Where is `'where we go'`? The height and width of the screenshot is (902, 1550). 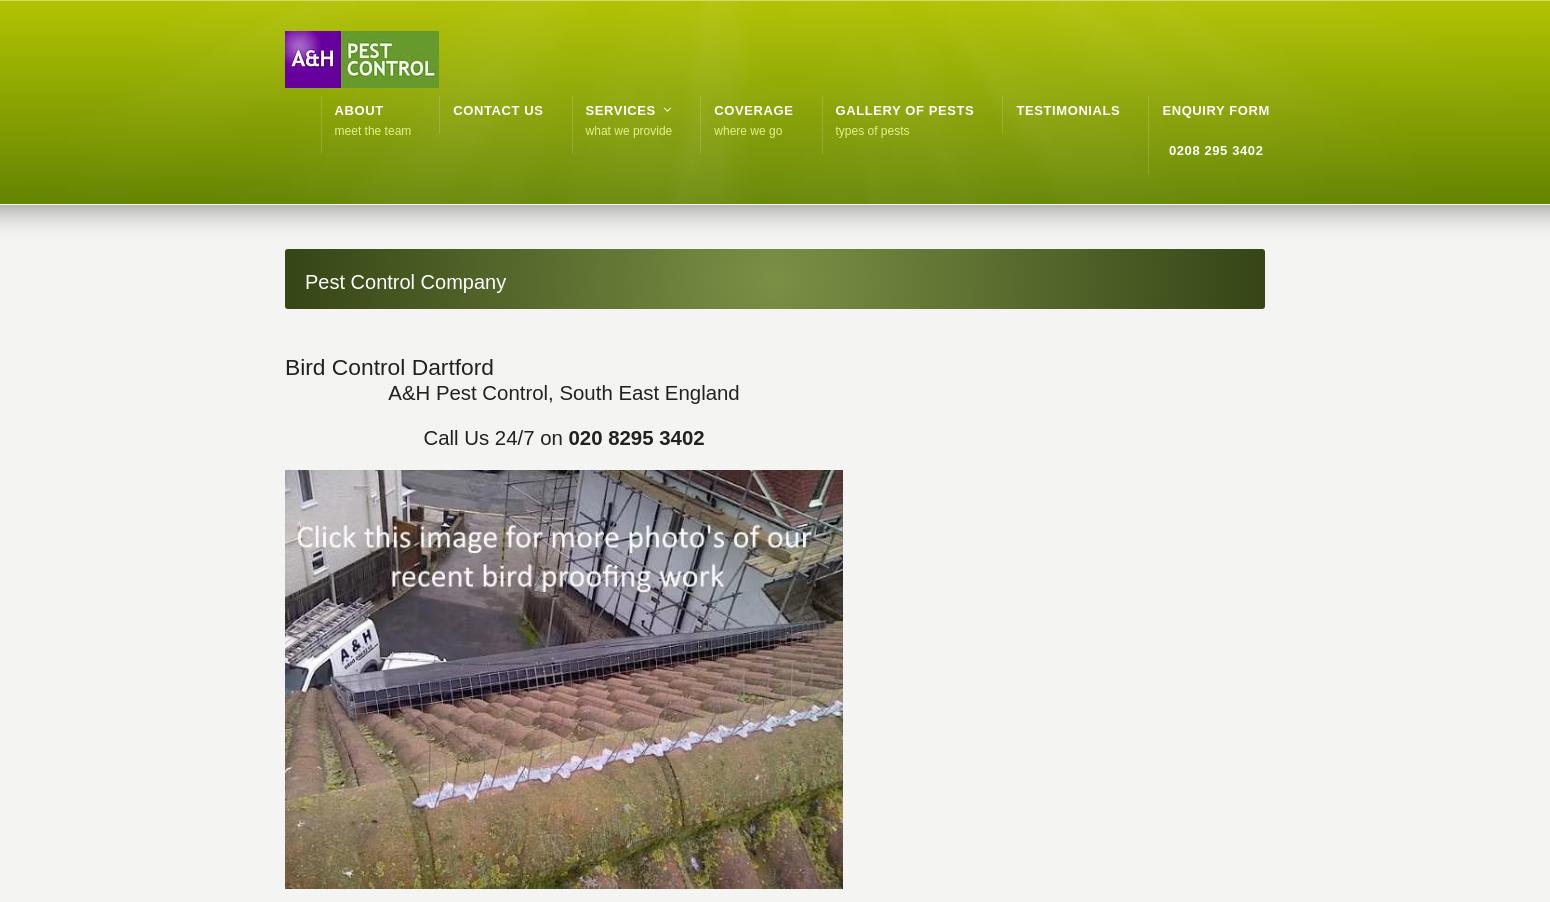
'where we go' is located at coordinates (748, 130).